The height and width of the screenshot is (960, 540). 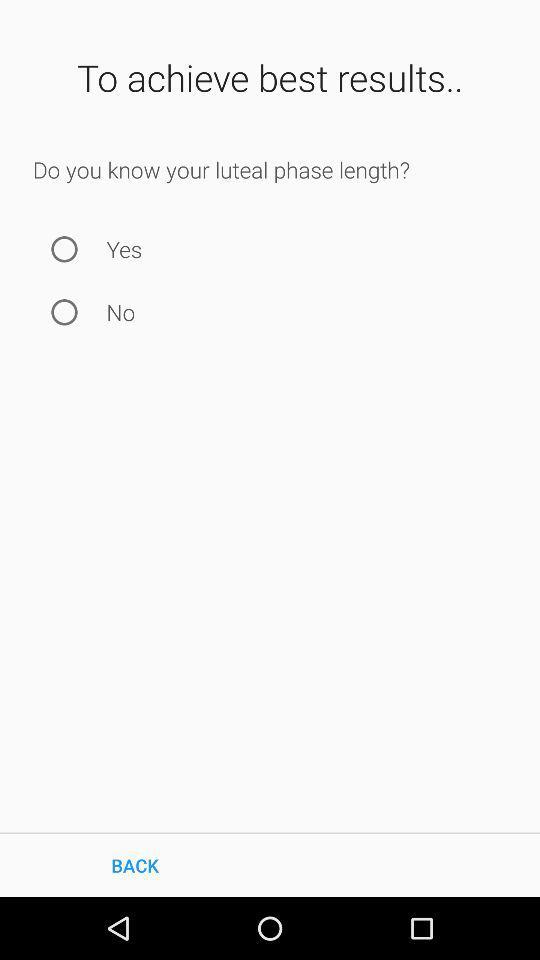 I want to click on answer question, so click(x=64, y=312).